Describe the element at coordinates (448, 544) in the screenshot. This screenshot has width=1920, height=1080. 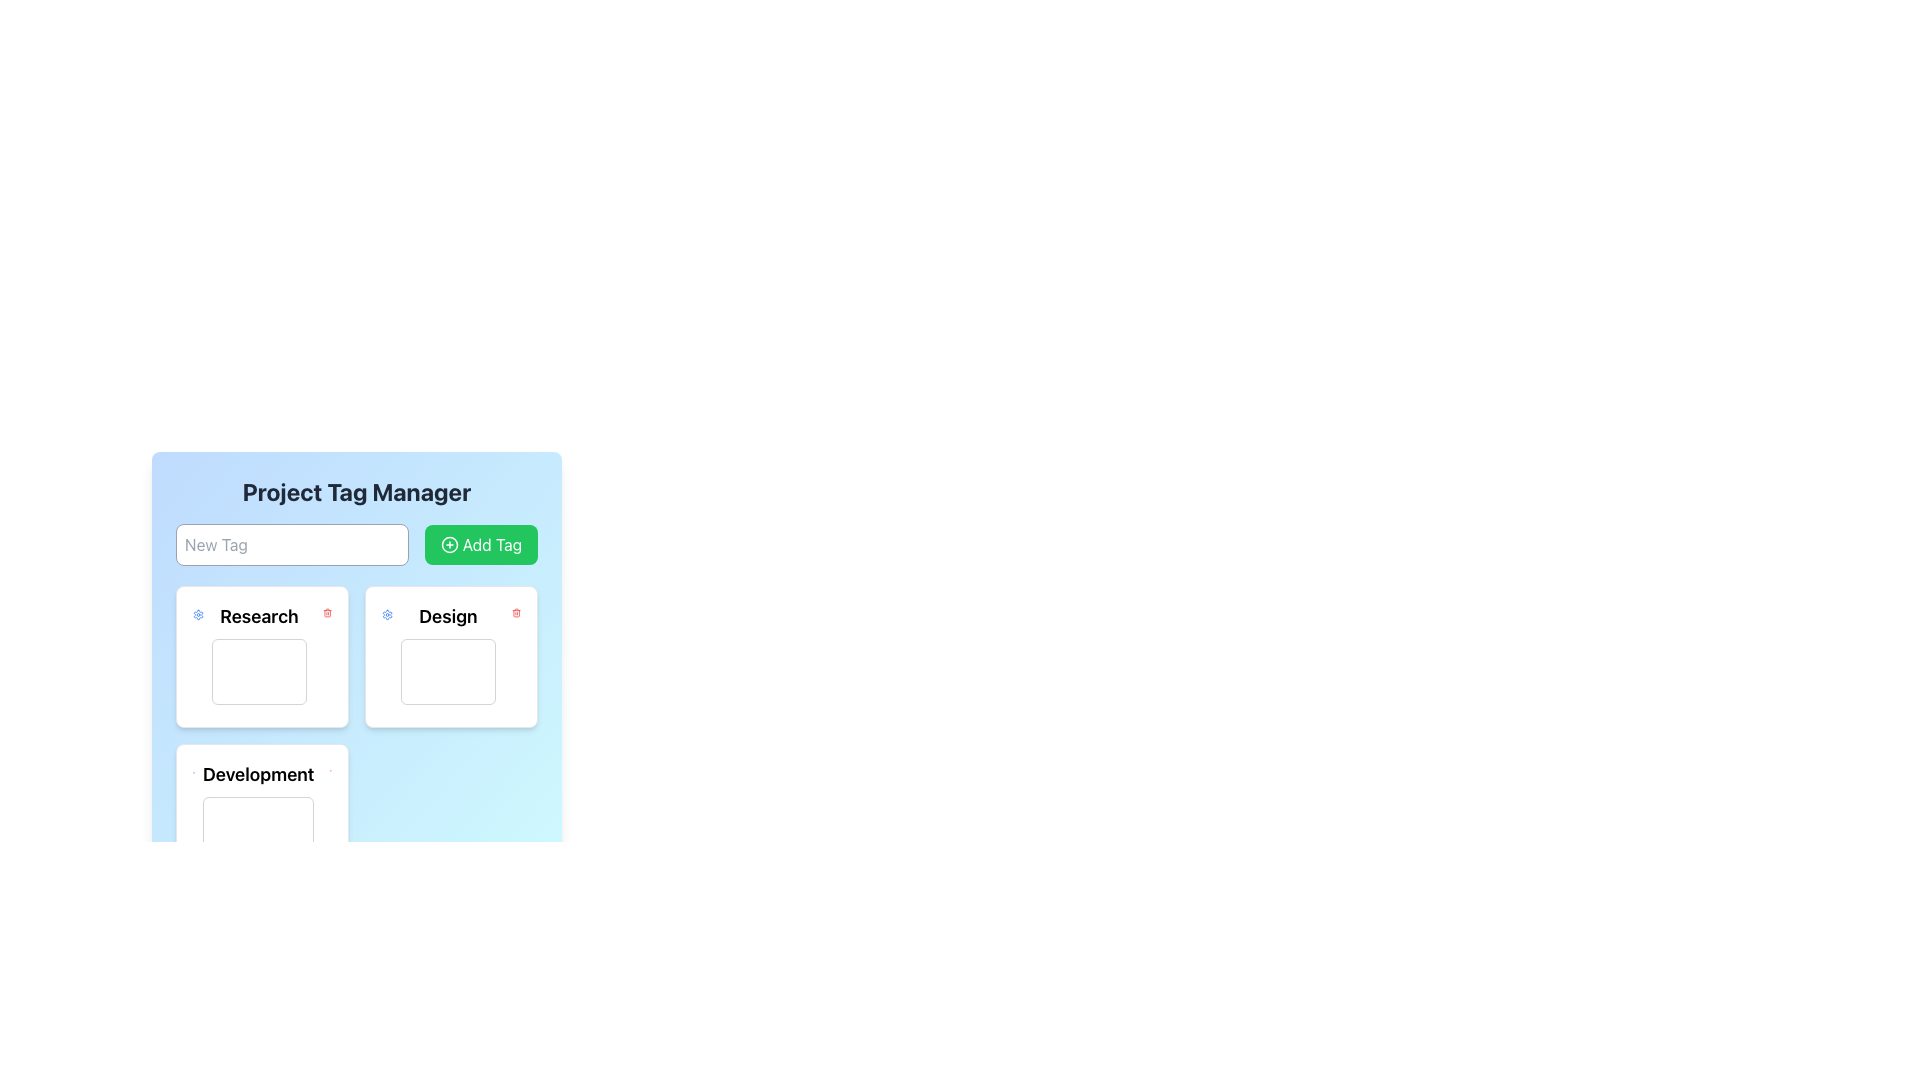
I see `the 'Add Tag' button which contains a small SVG icon of a circular outline with a plus sign centered within it` at that location.